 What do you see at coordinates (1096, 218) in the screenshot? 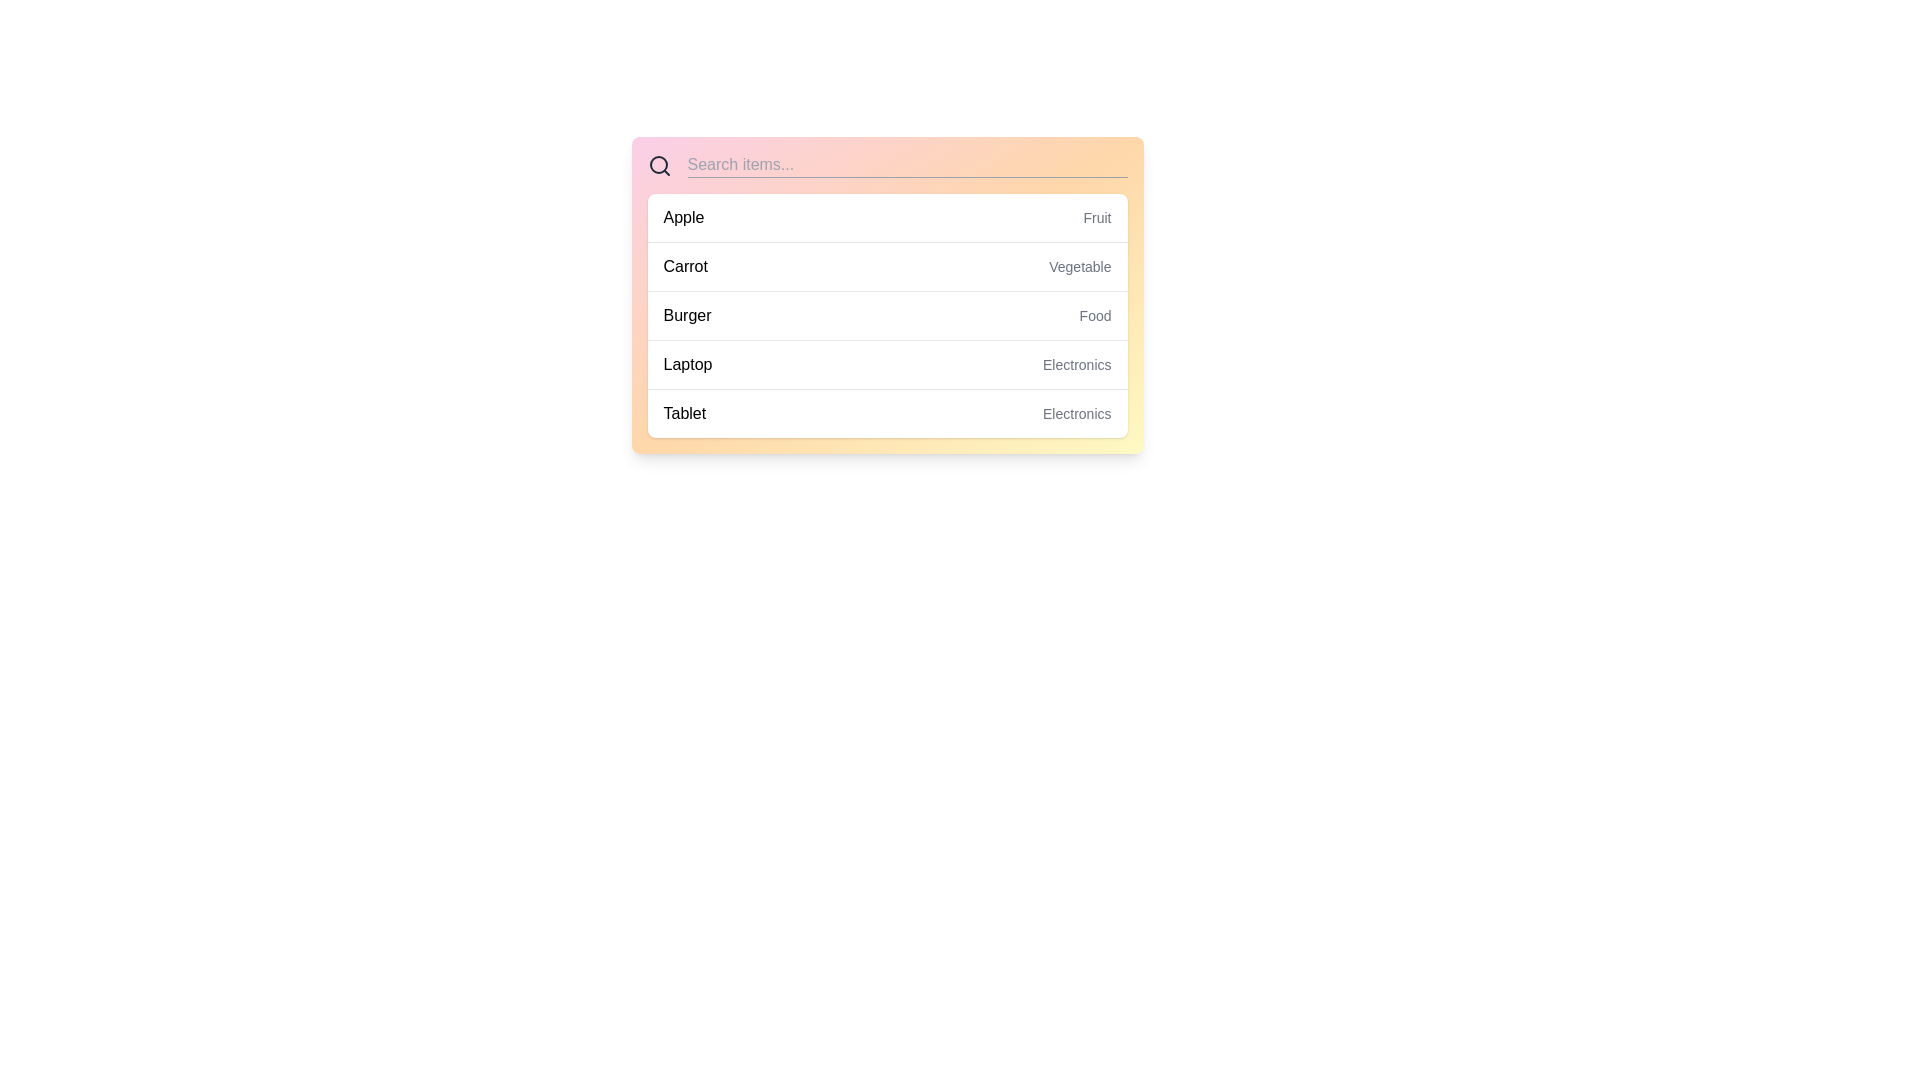
I see `the Text label that categorizes 'Apple' as 'Fruit', located at the top-right corner of its list item` at bounding box center [1096, 218].